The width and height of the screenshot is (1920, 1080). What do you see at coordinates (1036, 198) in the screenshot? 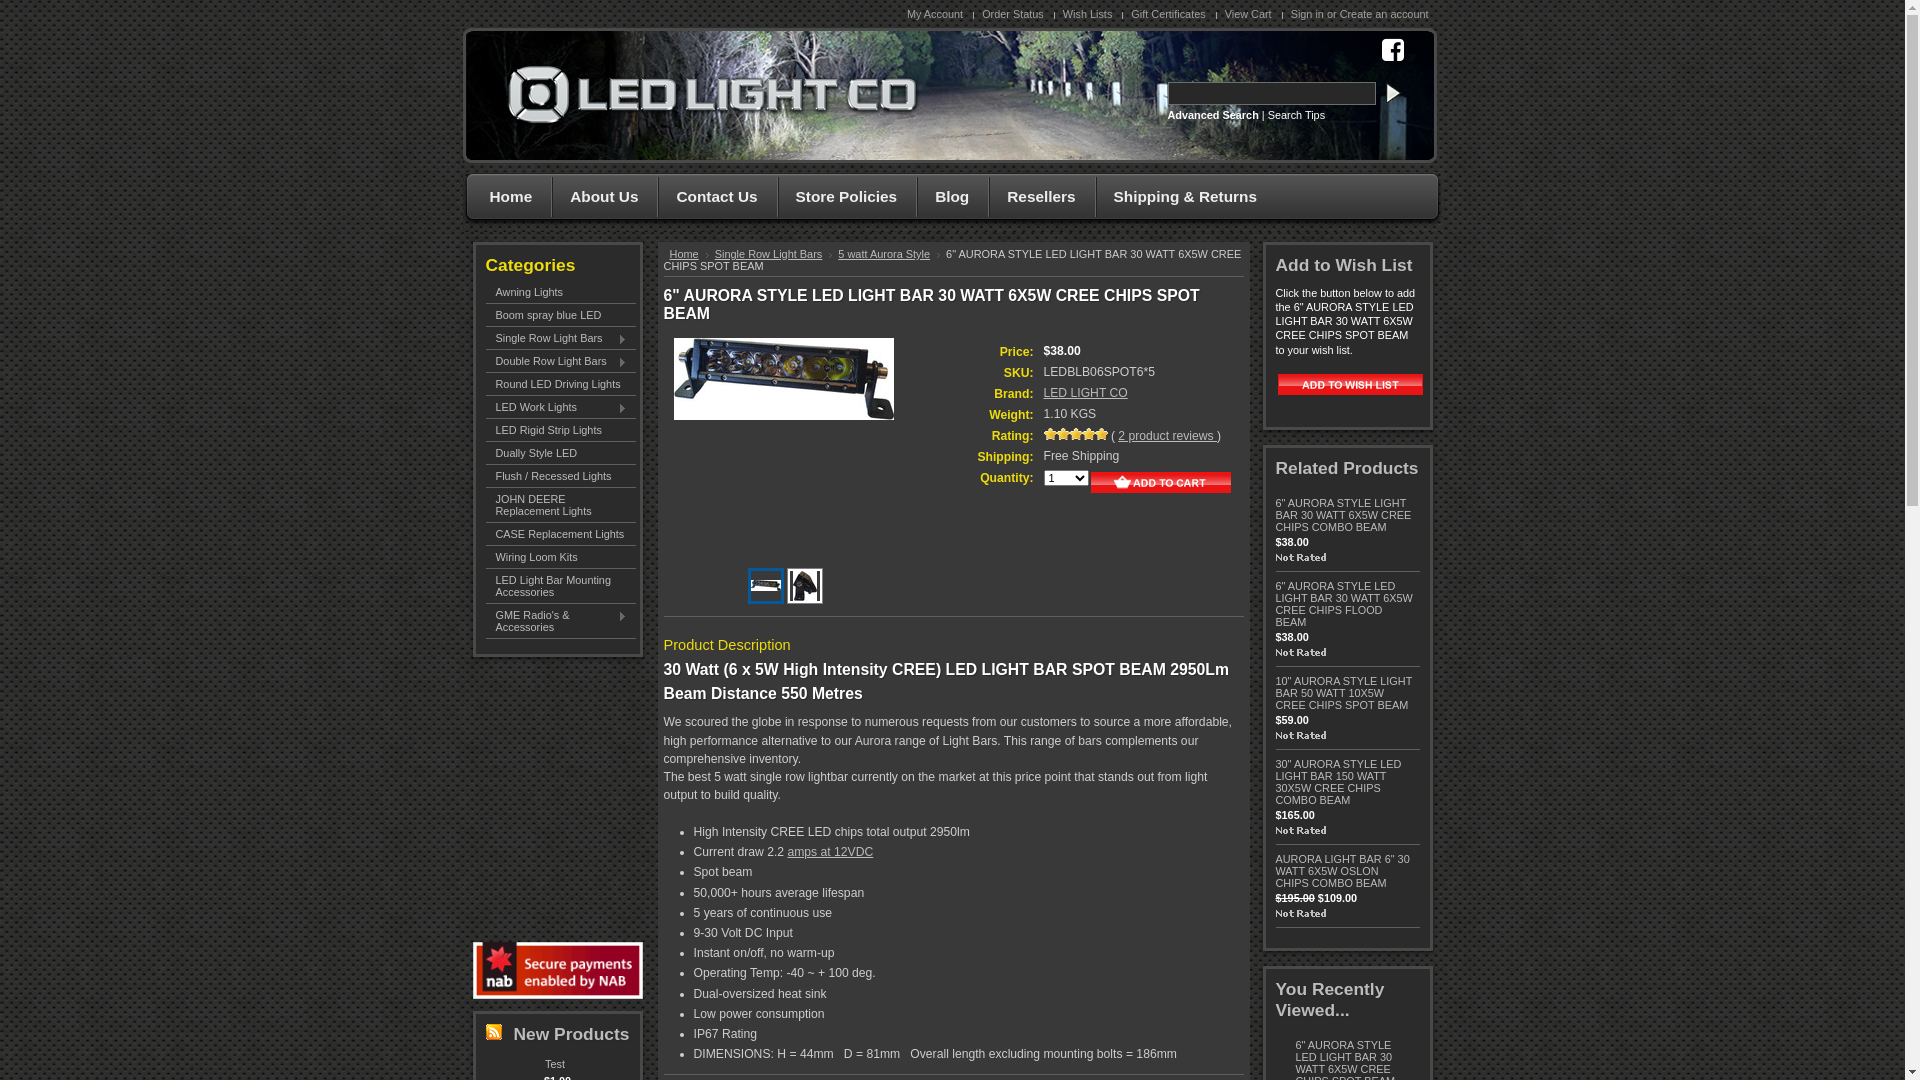
I see `'Resellers'` at bounding box center [1036, 198].